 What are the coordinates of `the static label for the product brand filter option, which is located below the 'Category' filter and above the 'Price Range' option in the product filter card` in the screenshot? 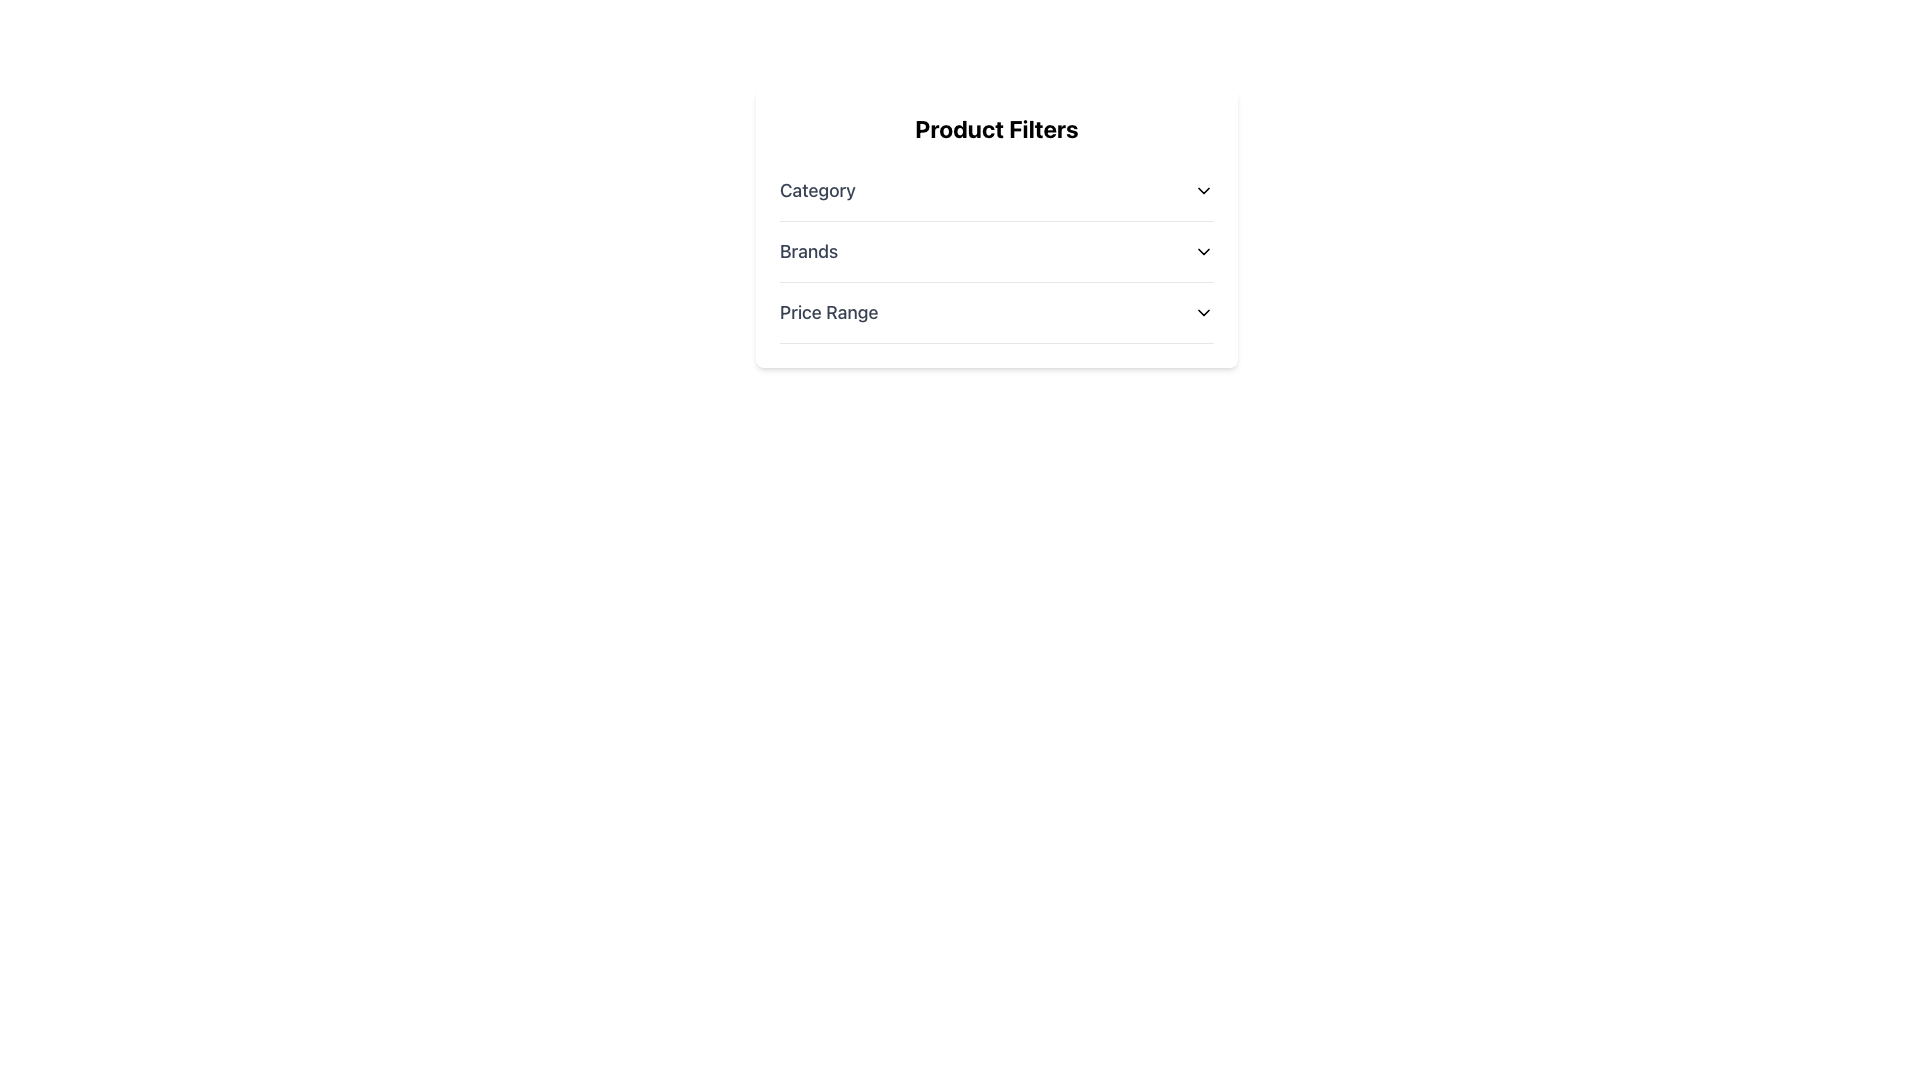 It's located at (809, 250).